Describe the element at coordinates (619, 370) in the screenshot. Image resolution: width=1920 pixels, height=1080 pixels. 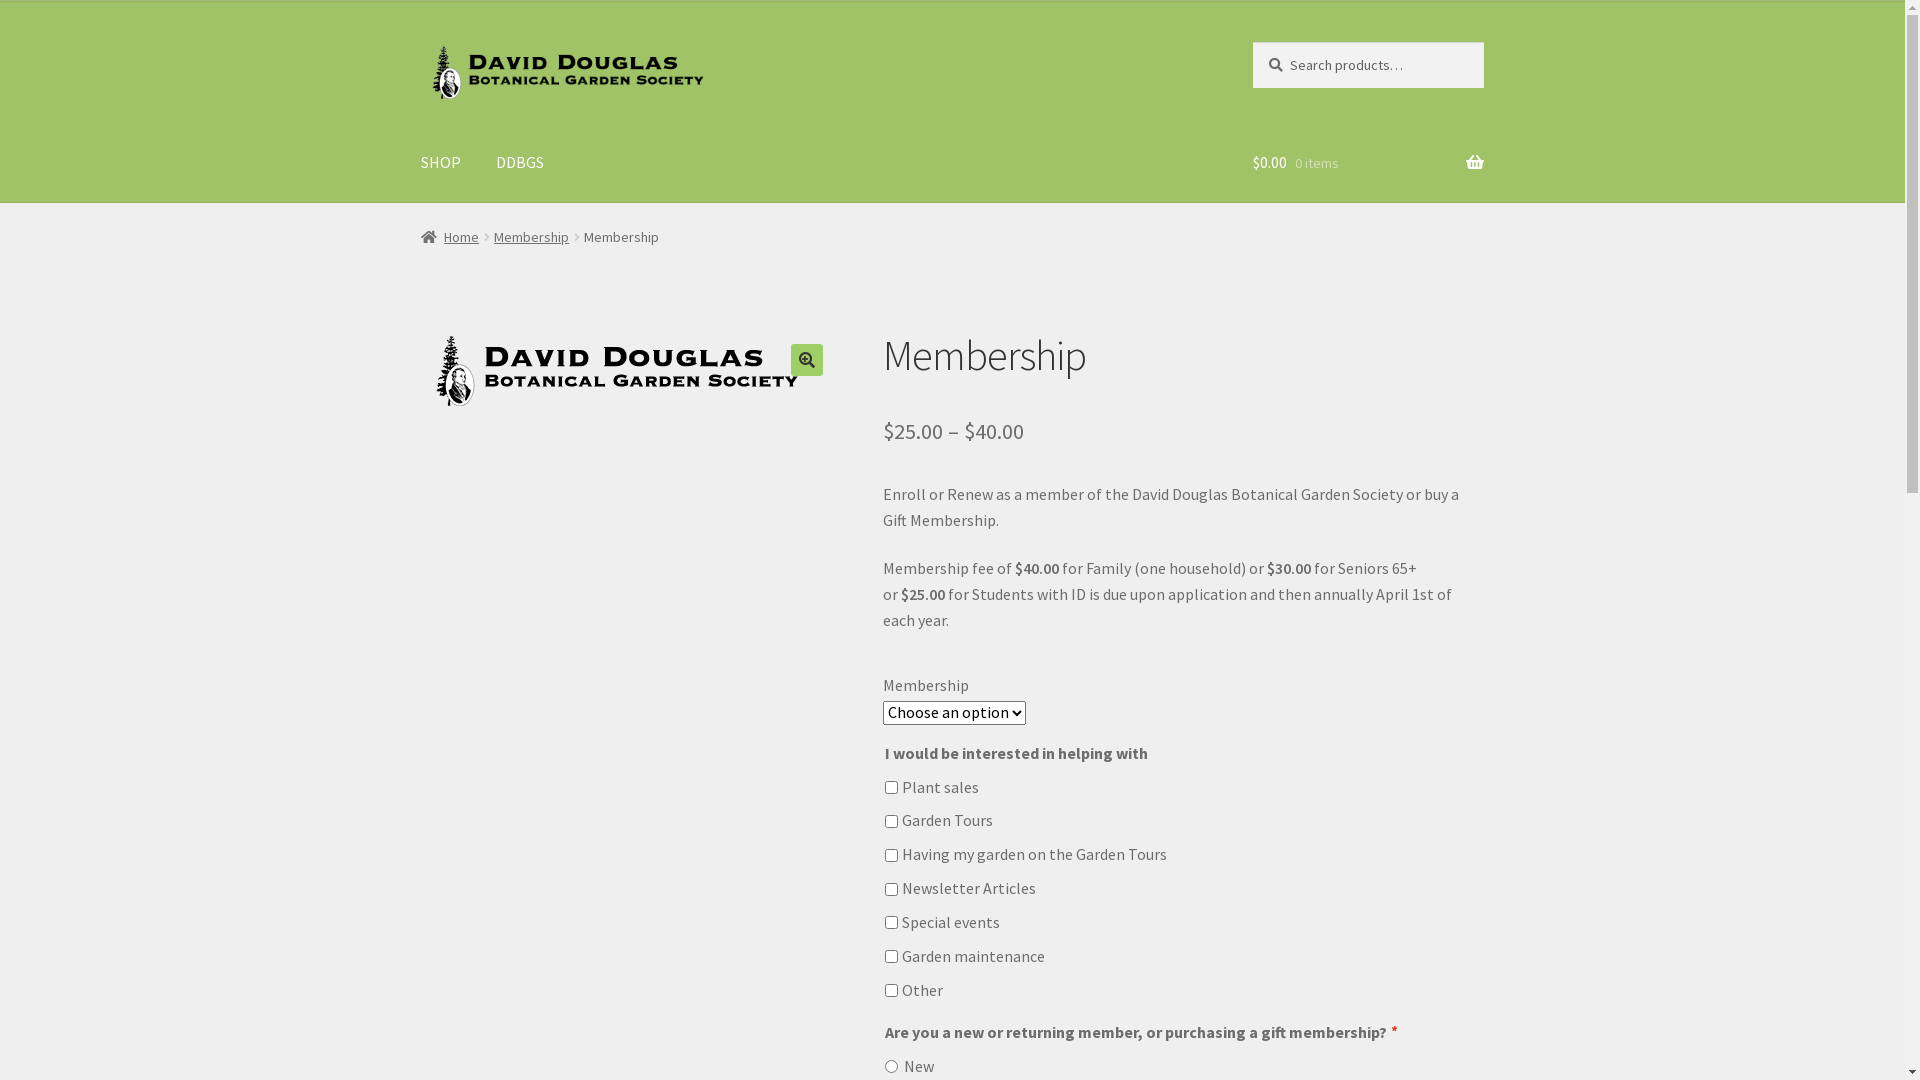
I see `'logo-DDBGS-400x80-2'` at that location.